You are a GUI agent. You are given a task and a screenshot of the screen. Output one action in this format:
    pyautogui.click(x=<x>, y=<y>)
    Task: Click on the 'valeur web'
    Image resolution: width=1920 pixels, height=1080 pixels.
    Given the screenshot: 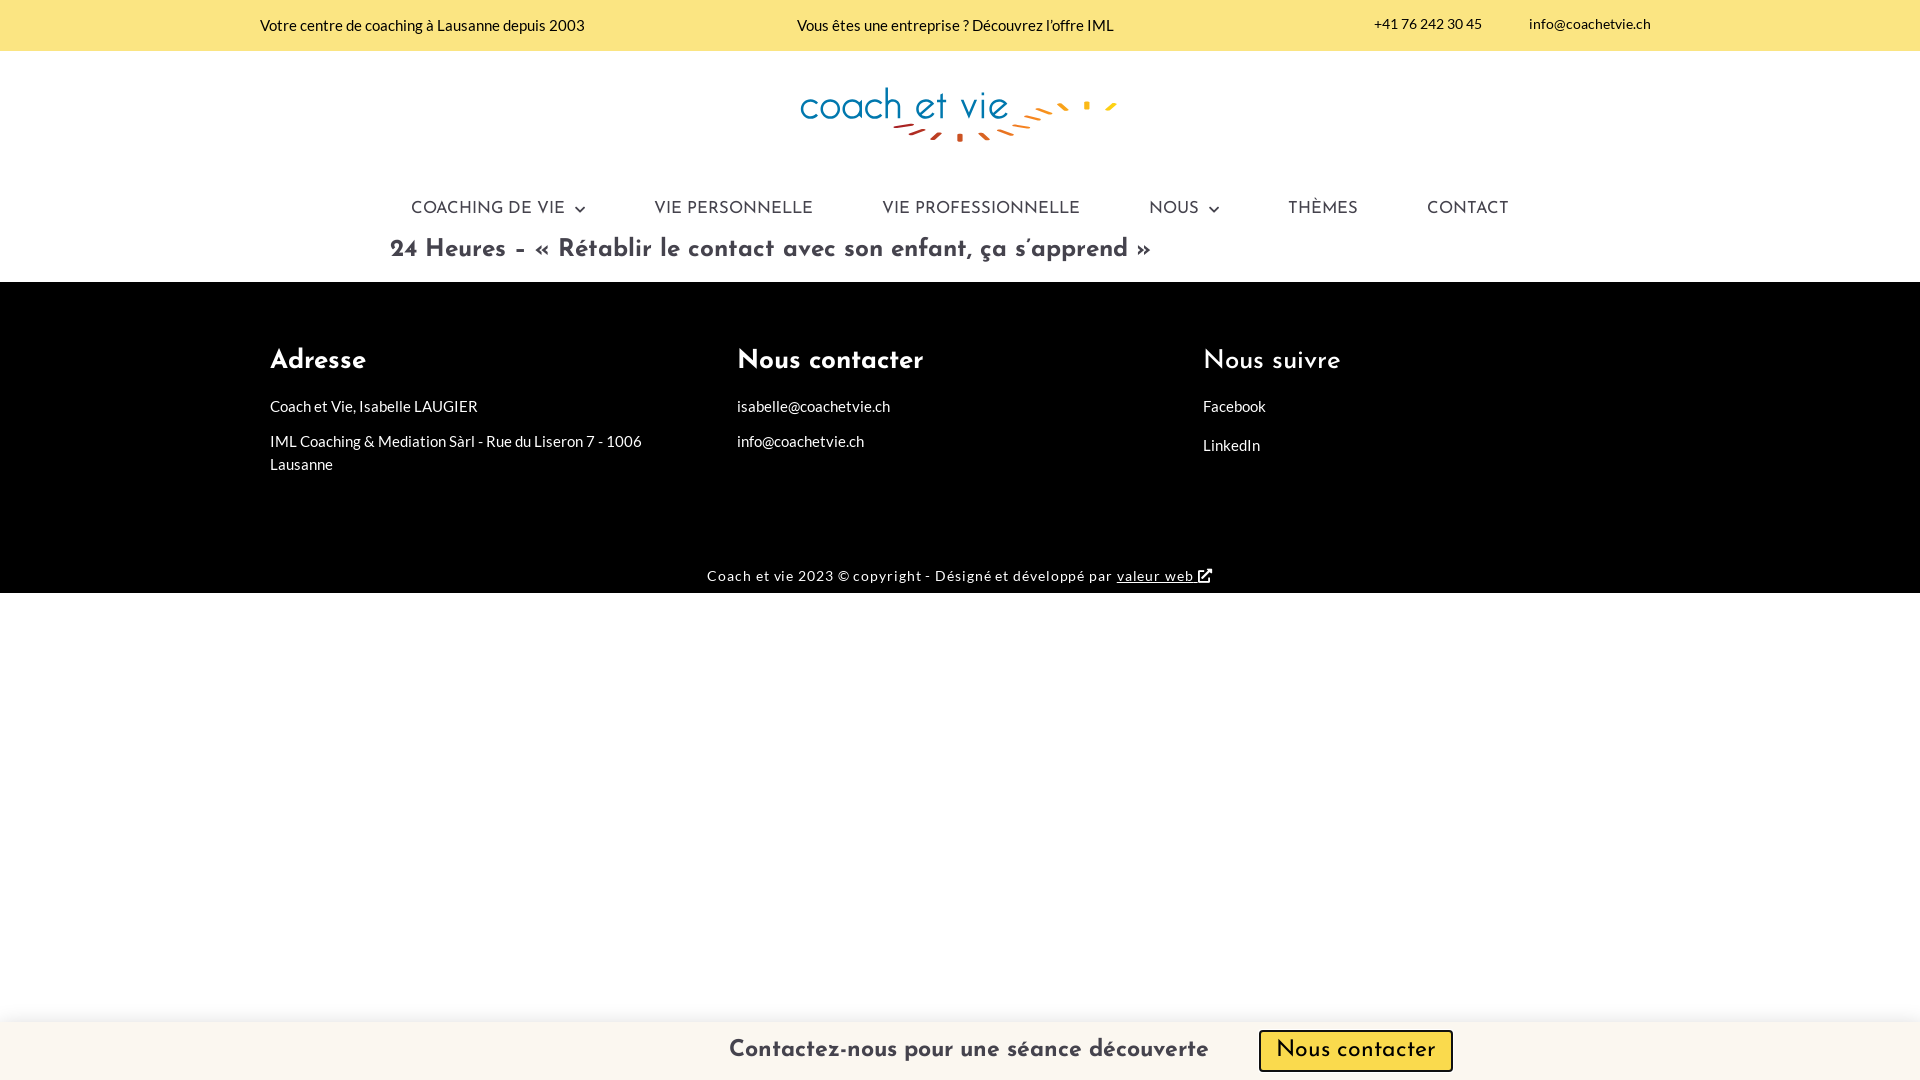 What is the action you would take?
    pyautogui.click(x=1155, y=575)
    